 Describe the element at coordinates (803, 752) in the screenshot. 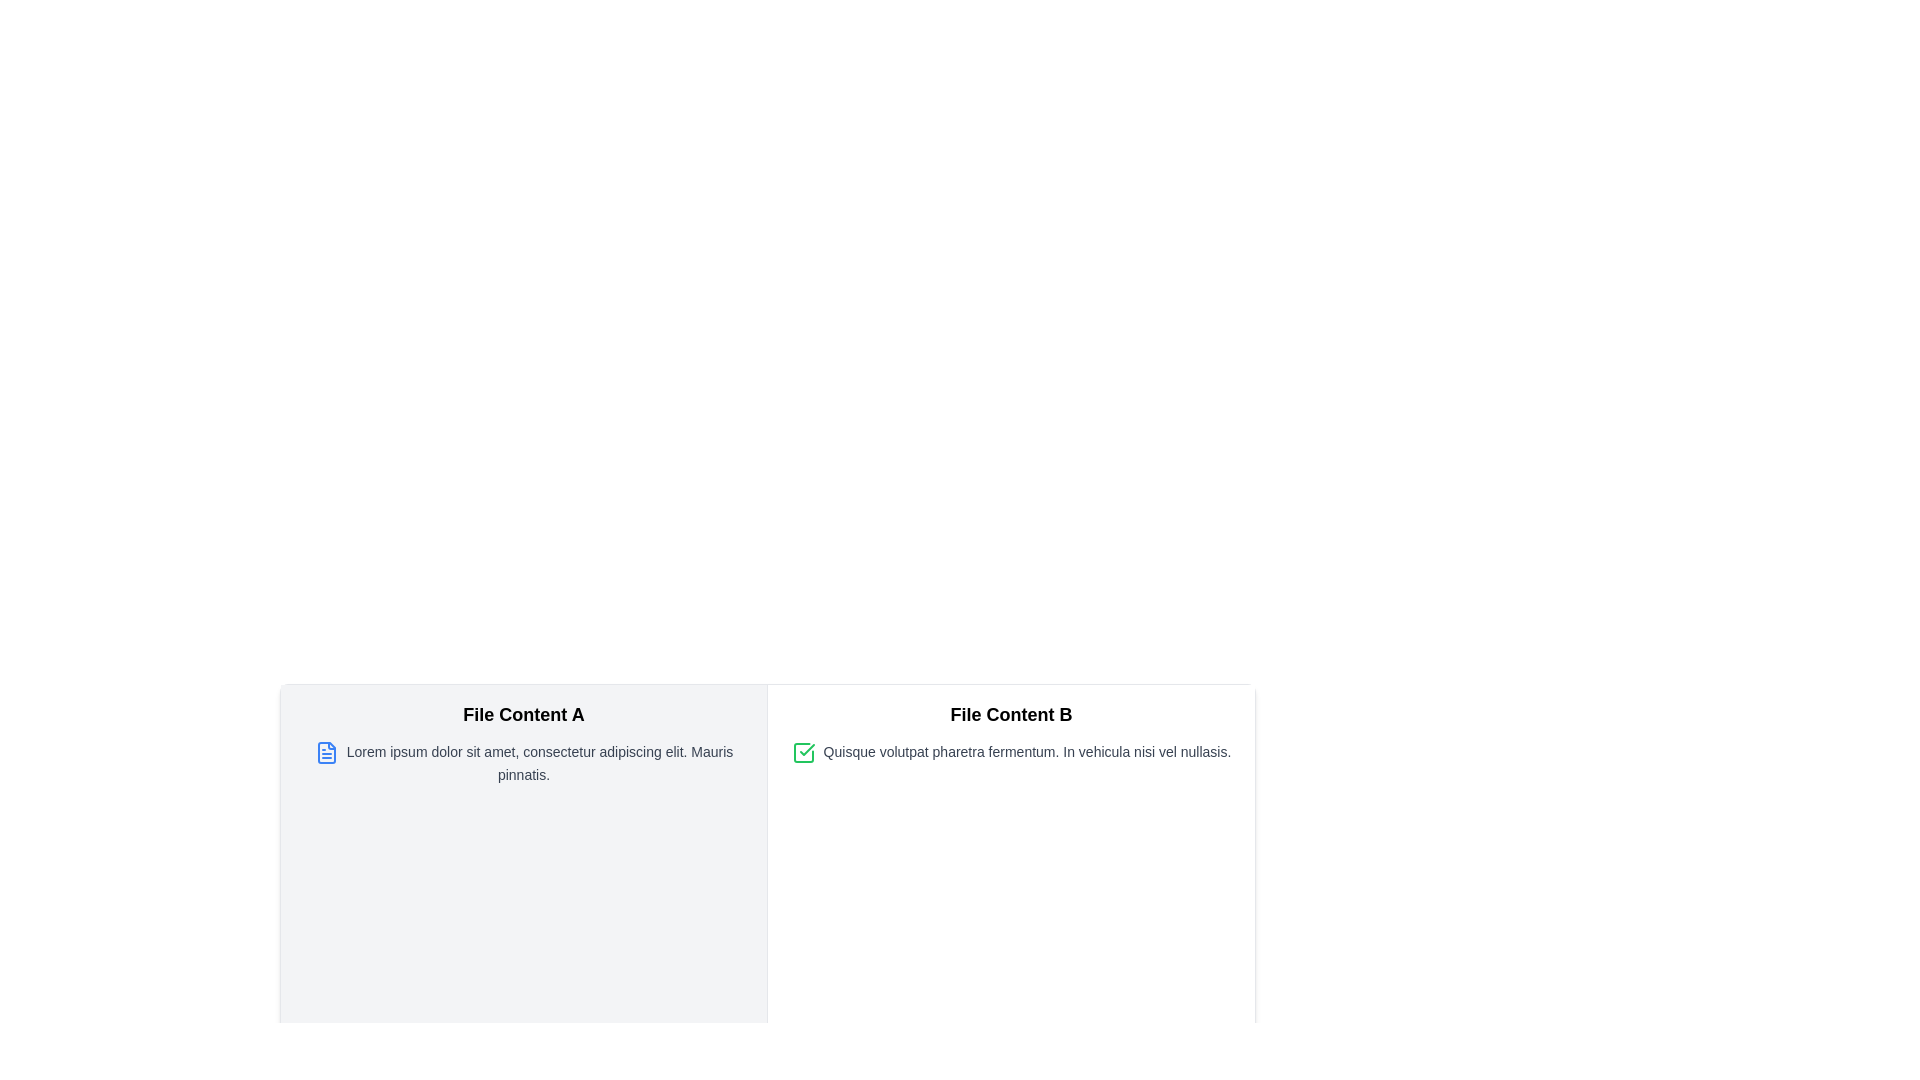

I see `the green checkmark icon located to the immediate left of the text 'Quisque volutpat pharetra fermentum. In vehicula nisi vel nullasis.' in the 'File Content B' section` at that location.